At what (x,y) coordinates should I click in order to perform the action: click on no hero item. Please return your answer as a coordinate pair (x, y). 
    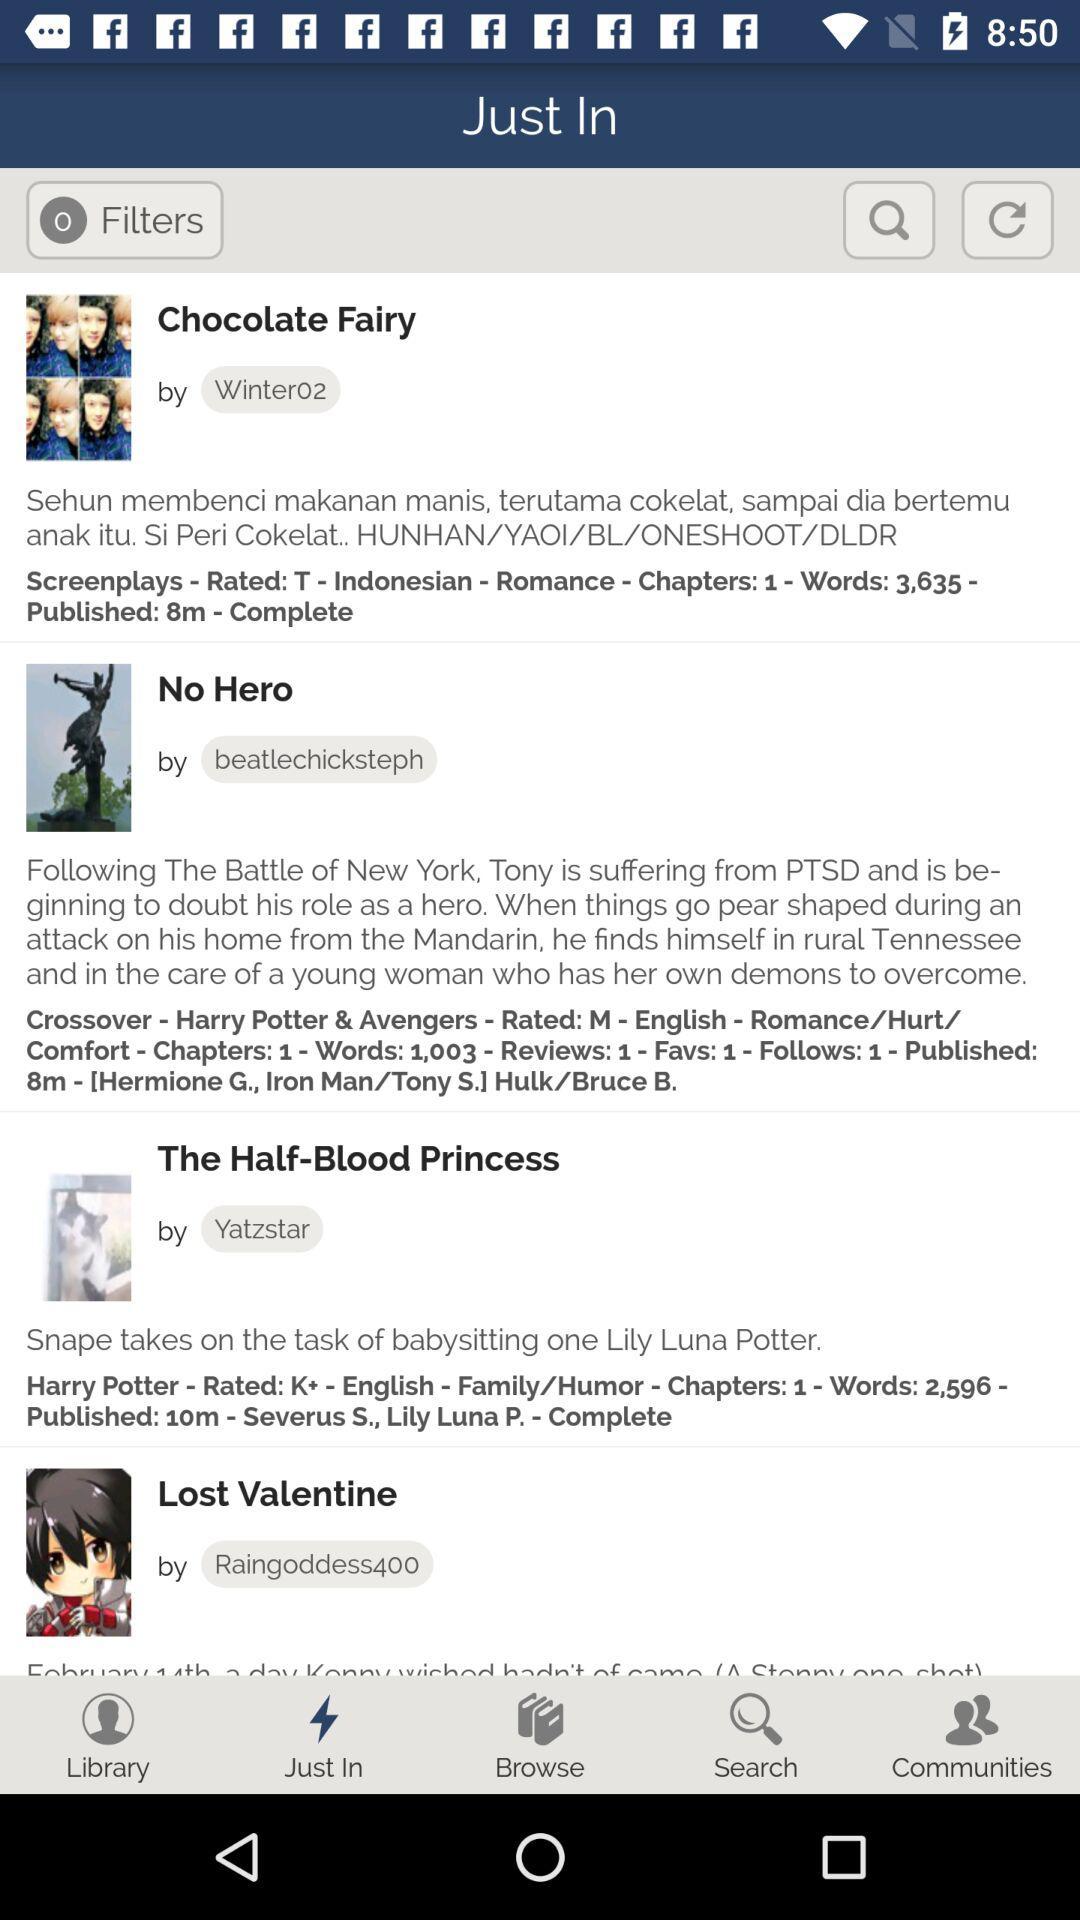
    Looking at the image, I should click on (617, 689).